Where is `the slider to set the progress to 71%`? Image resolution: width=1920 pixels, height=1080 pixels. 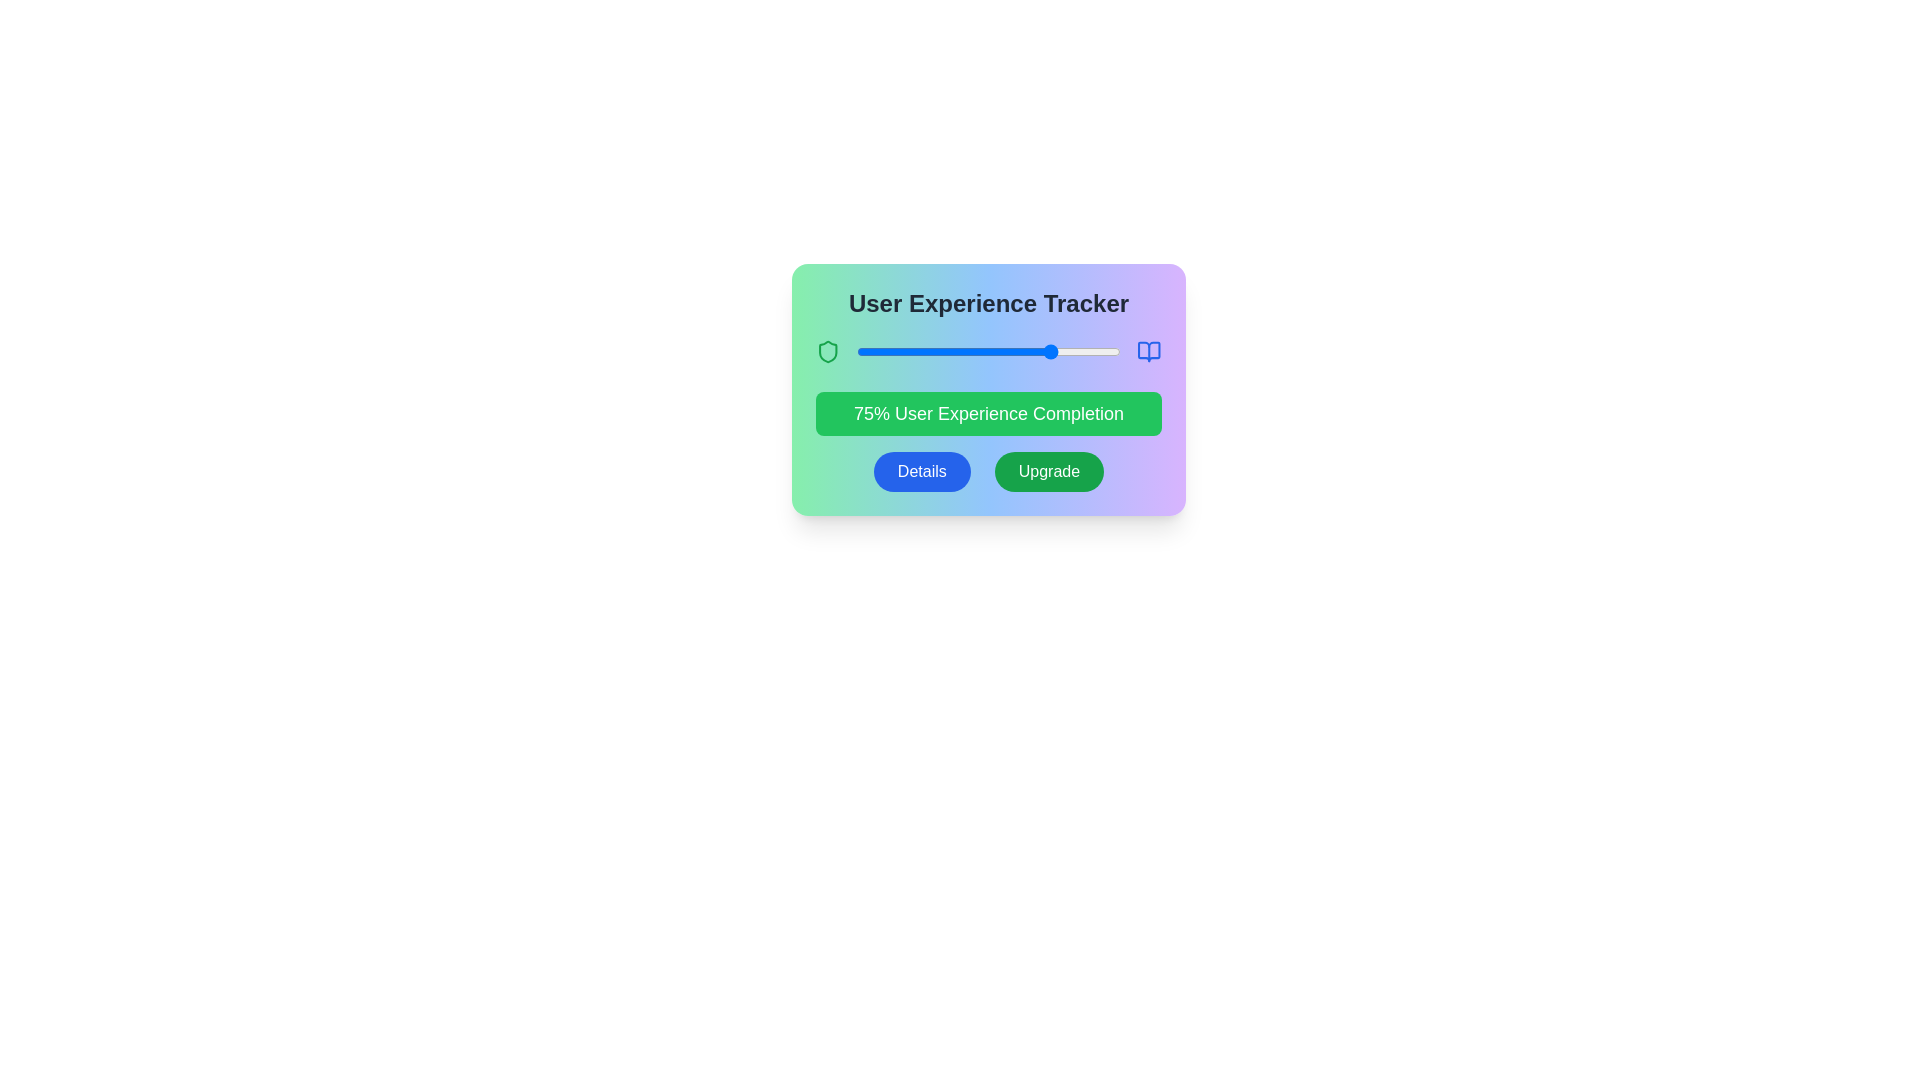 the slider to set the progress to 71% is located at coordinates (1043, 350).